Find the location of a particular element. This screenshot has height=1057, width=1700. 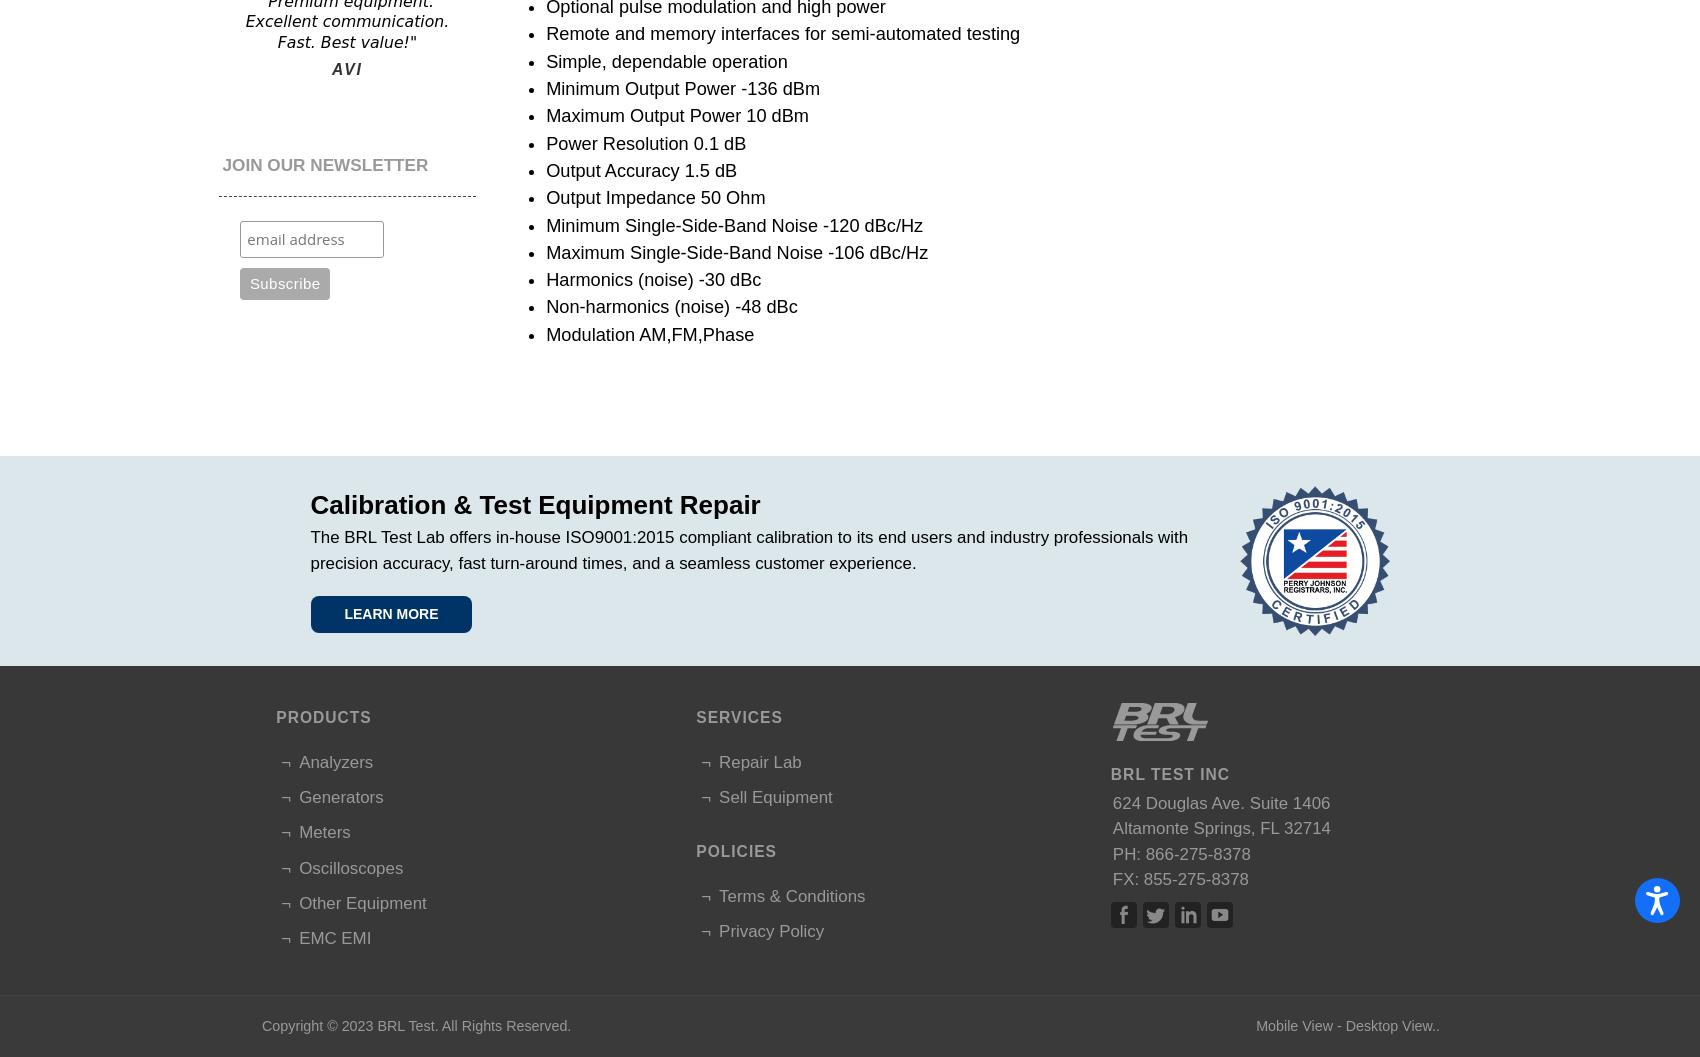

'Sell Equipment' is located at coordinates (774, 796).